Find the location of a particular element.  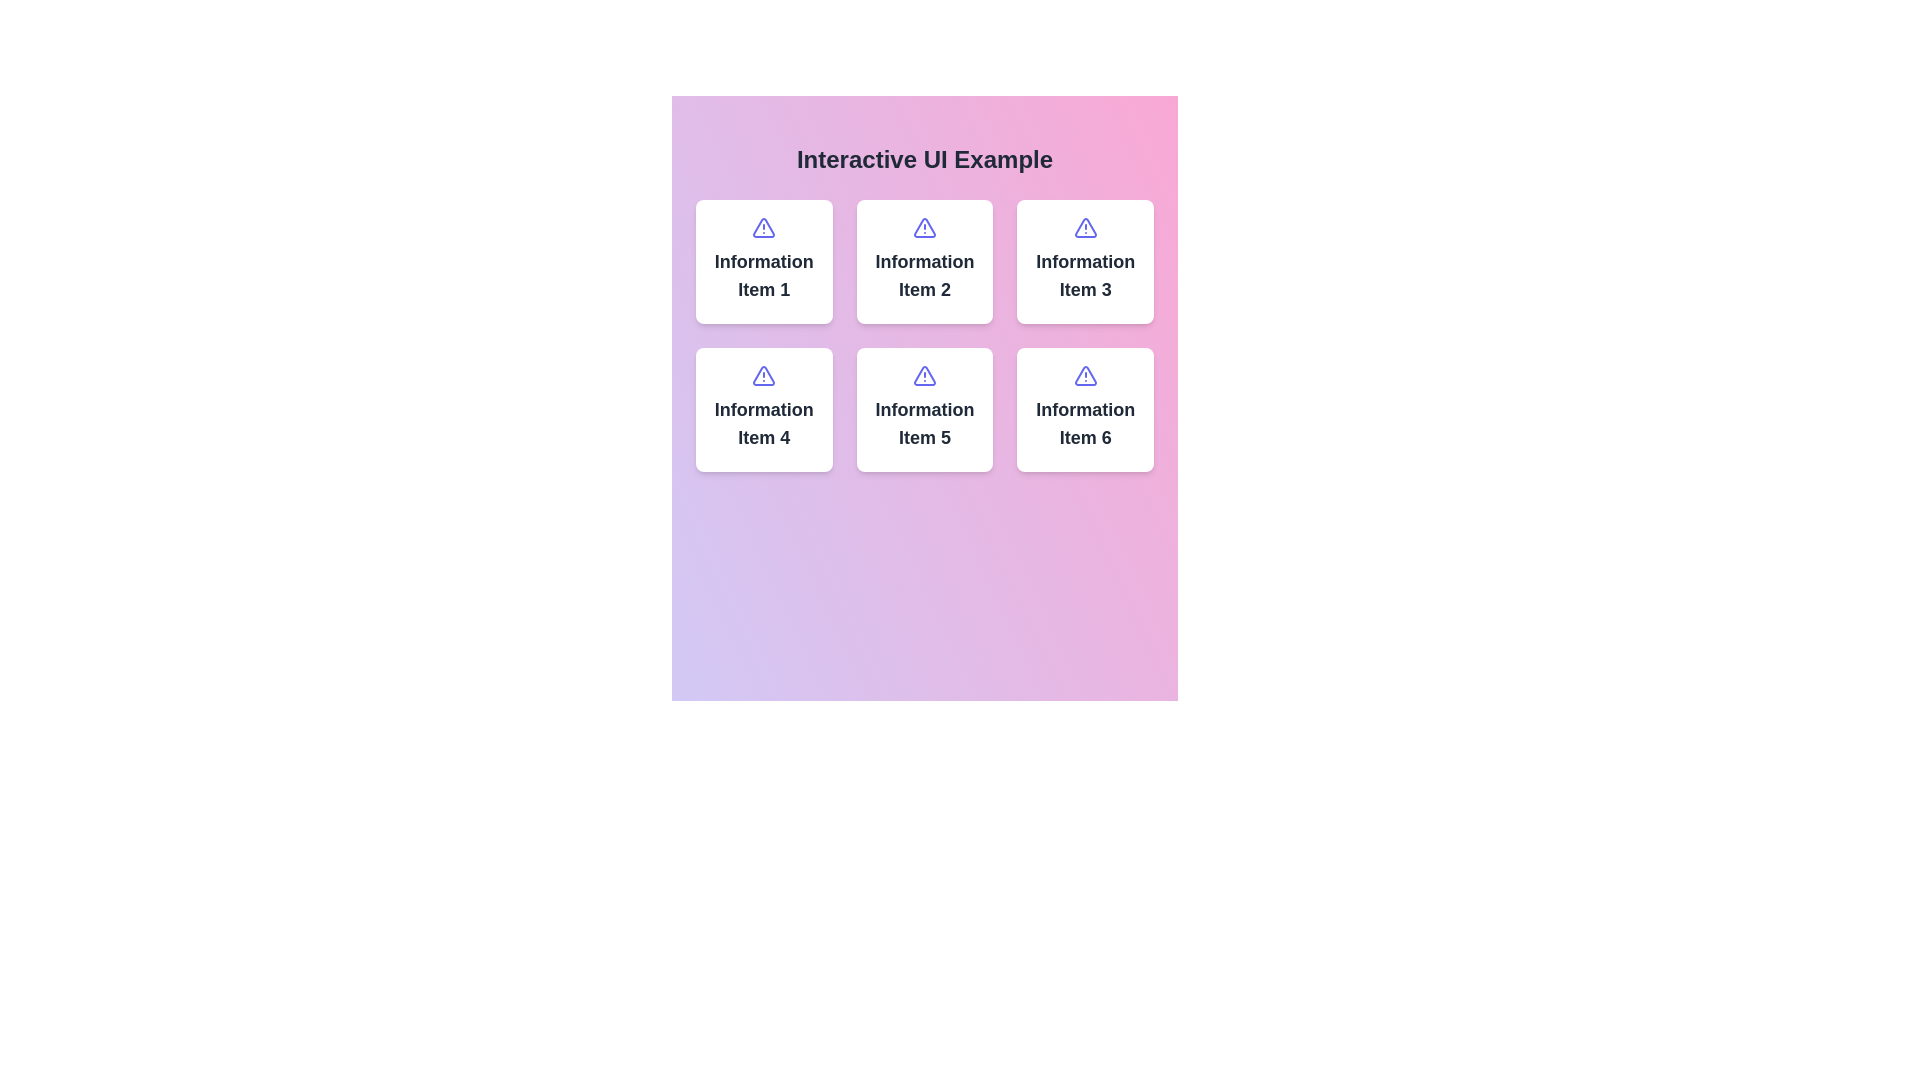

the triangular warning icon located above the text of the second item in the second row of a grid layout, which is uniquely distinguished from other warning icons is located at coordinates (924, 226).